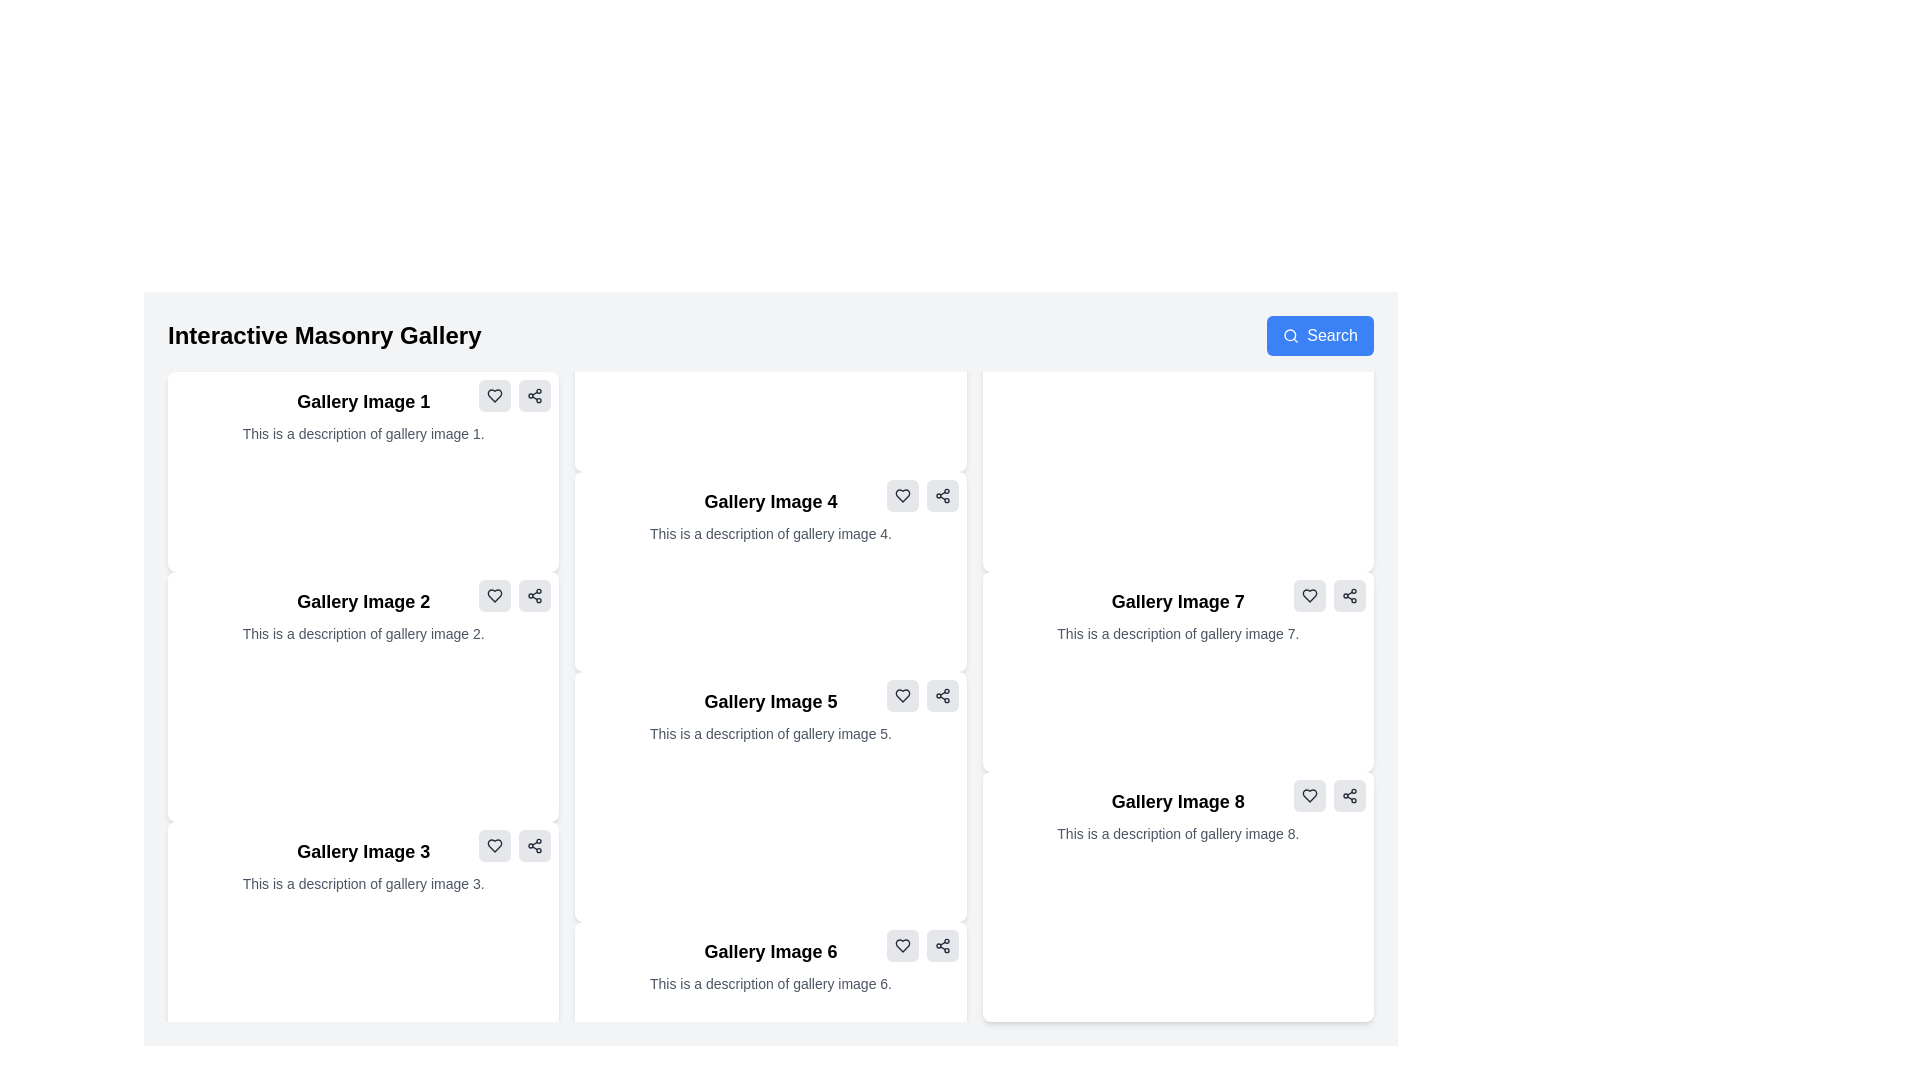  I want to click on the 'like' button located at the top-right corner of the card titled 'Gallery Image 4', so click(901, 495).